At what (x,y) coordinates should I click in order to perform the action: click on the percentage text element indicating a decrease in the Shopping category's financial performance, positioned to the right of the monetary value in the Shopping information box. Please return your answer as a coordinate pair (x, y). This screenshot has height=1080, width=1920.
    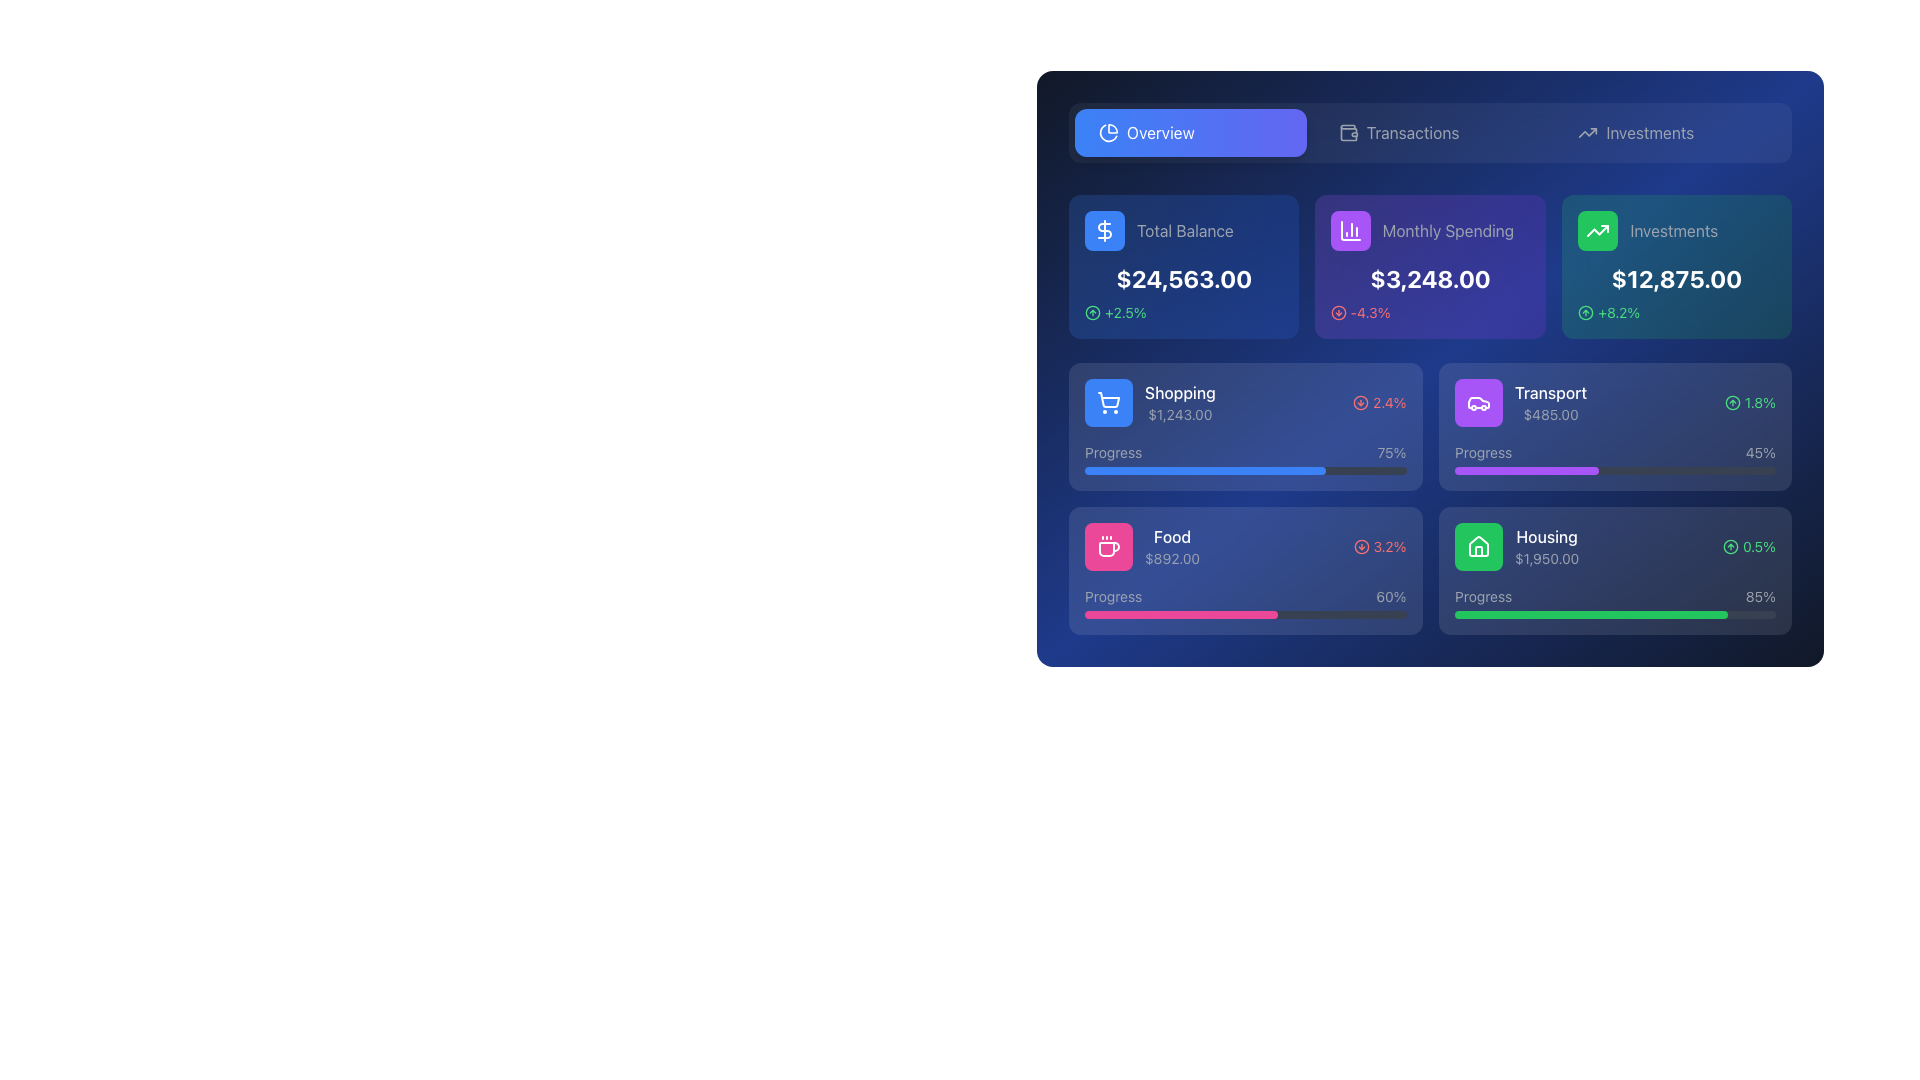
    Looking at the image, I should click on (1378, 402).